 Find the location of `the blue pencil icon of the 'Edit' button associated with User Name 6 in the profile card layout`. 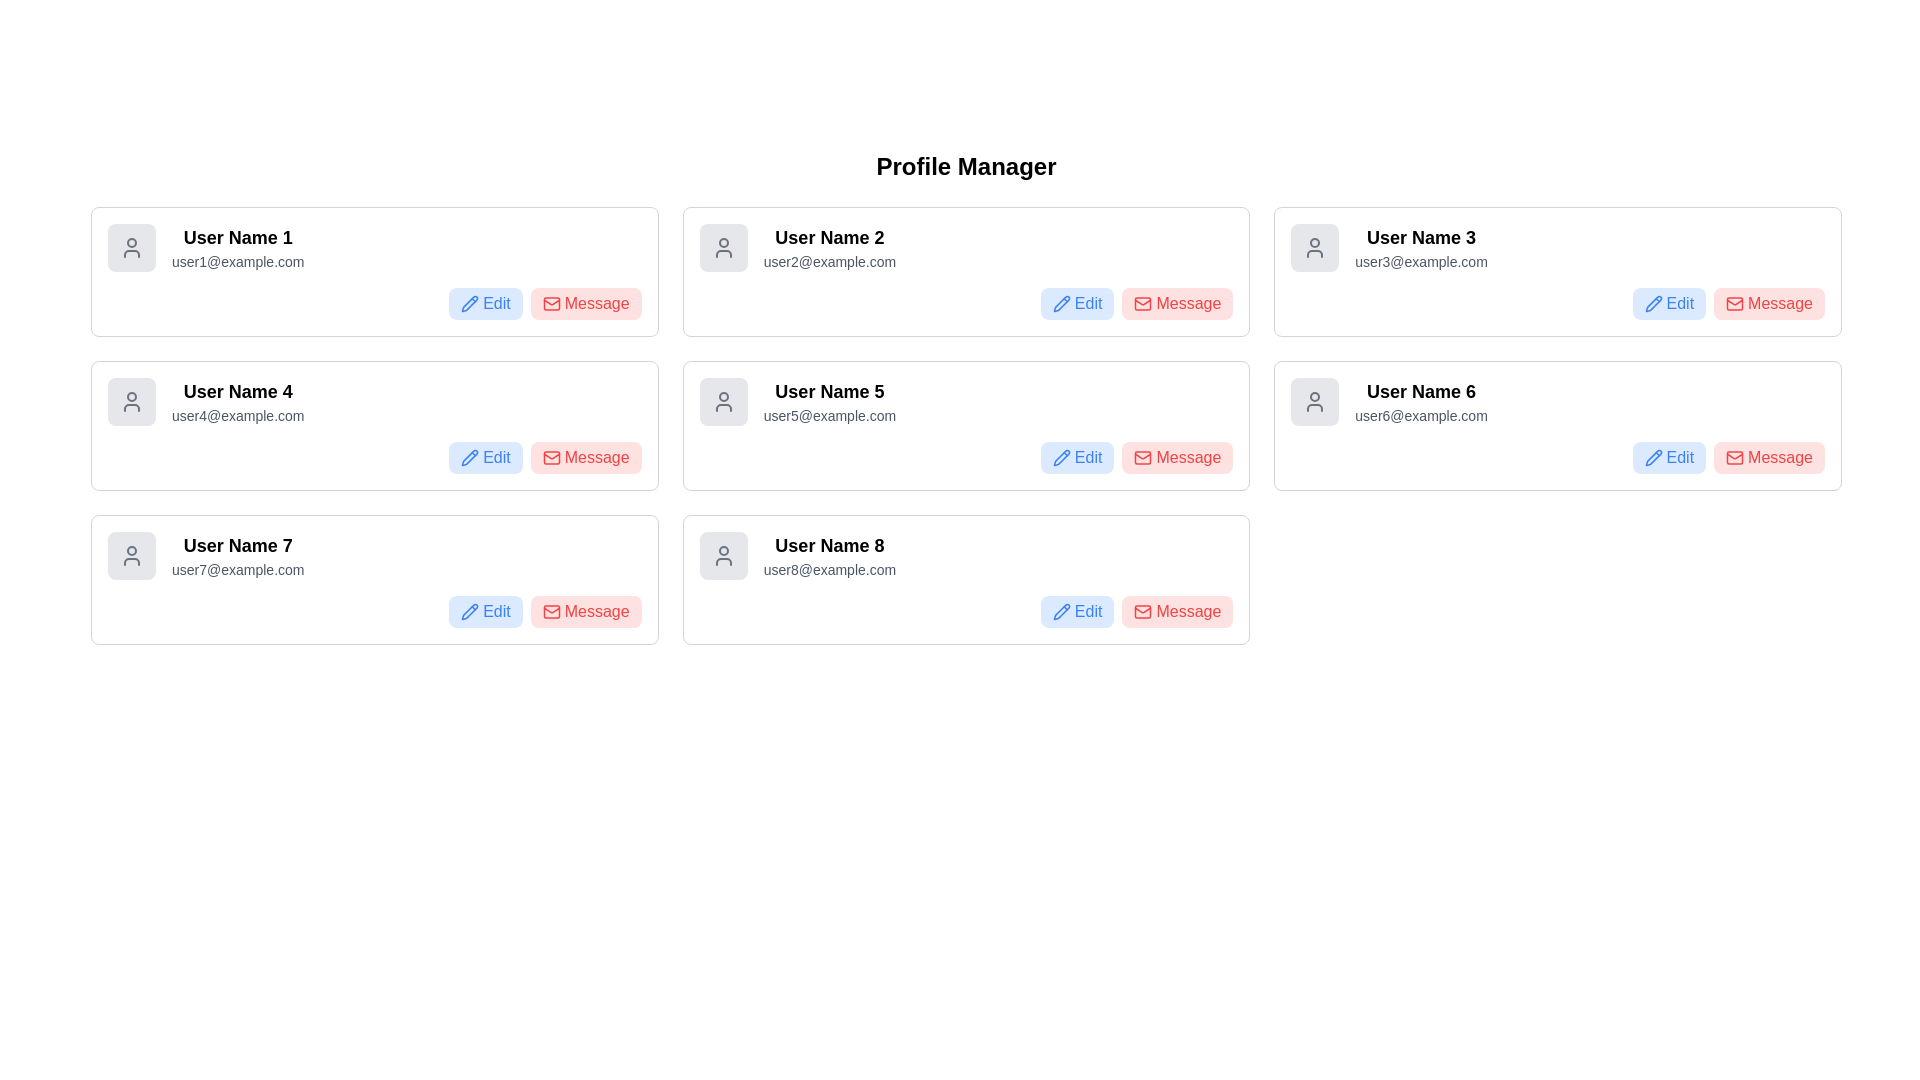

the blue pencil icon of the 'Edit' button associated with User Name 6 in the profile card layout is located at coordinates (1652, 456).